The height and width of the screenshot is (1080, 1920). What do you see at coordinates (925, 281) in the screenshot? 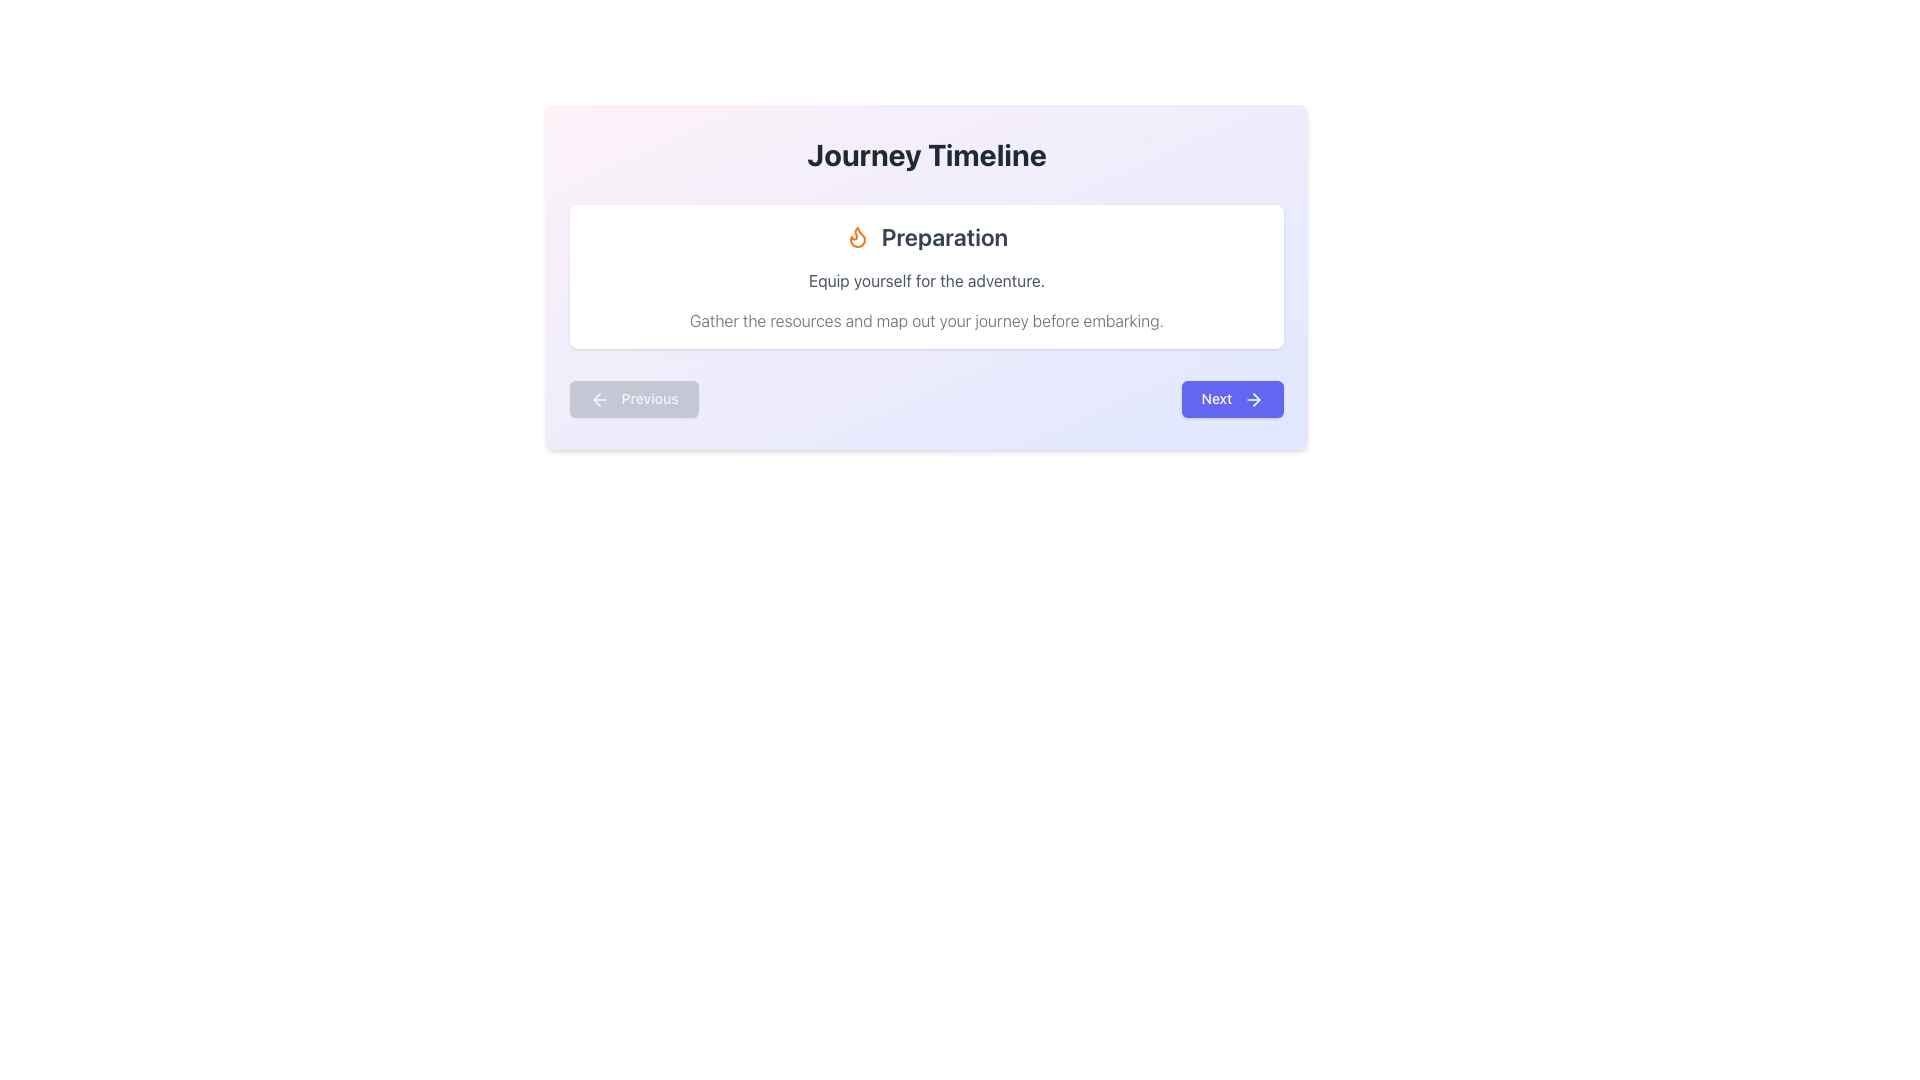
I see `the informative text element located below the heading 'Preparation' and above the text 'Gather the resources and map out your journey before embarking.'` at bounding box center [925, 281].